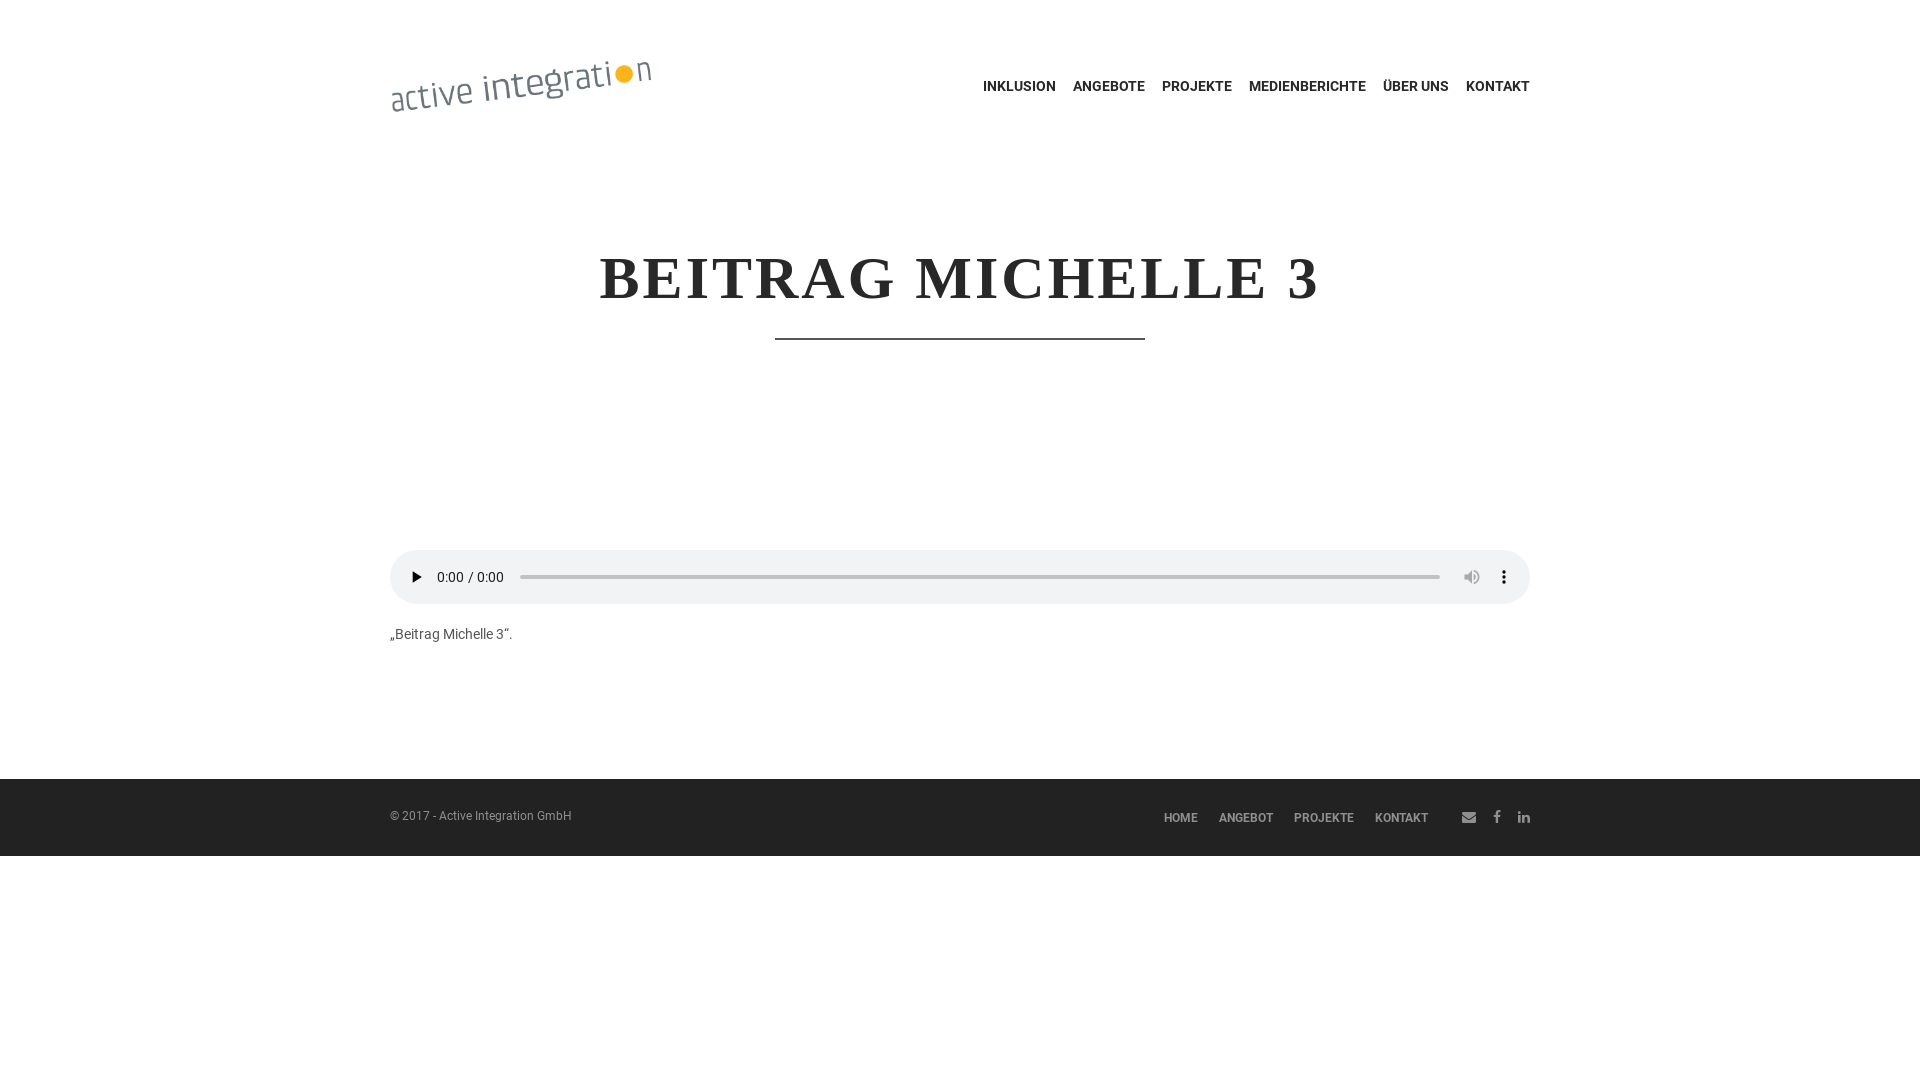 The width and height of the screenshot is (1920, 1080). Describe the element at coordinates (1245, 817) in the screenshot. I see `'ANGEBOT'` at that location.